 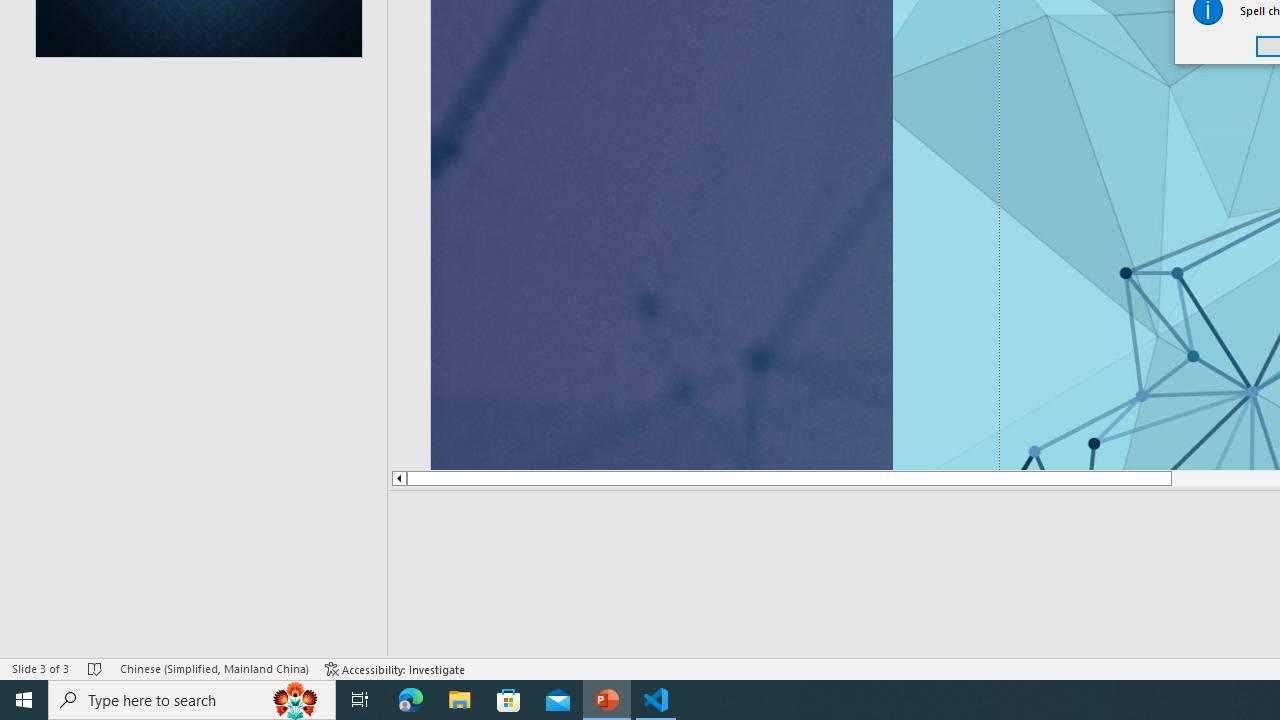 I want to click on 'File Explorer', so click(x=459, y=698).